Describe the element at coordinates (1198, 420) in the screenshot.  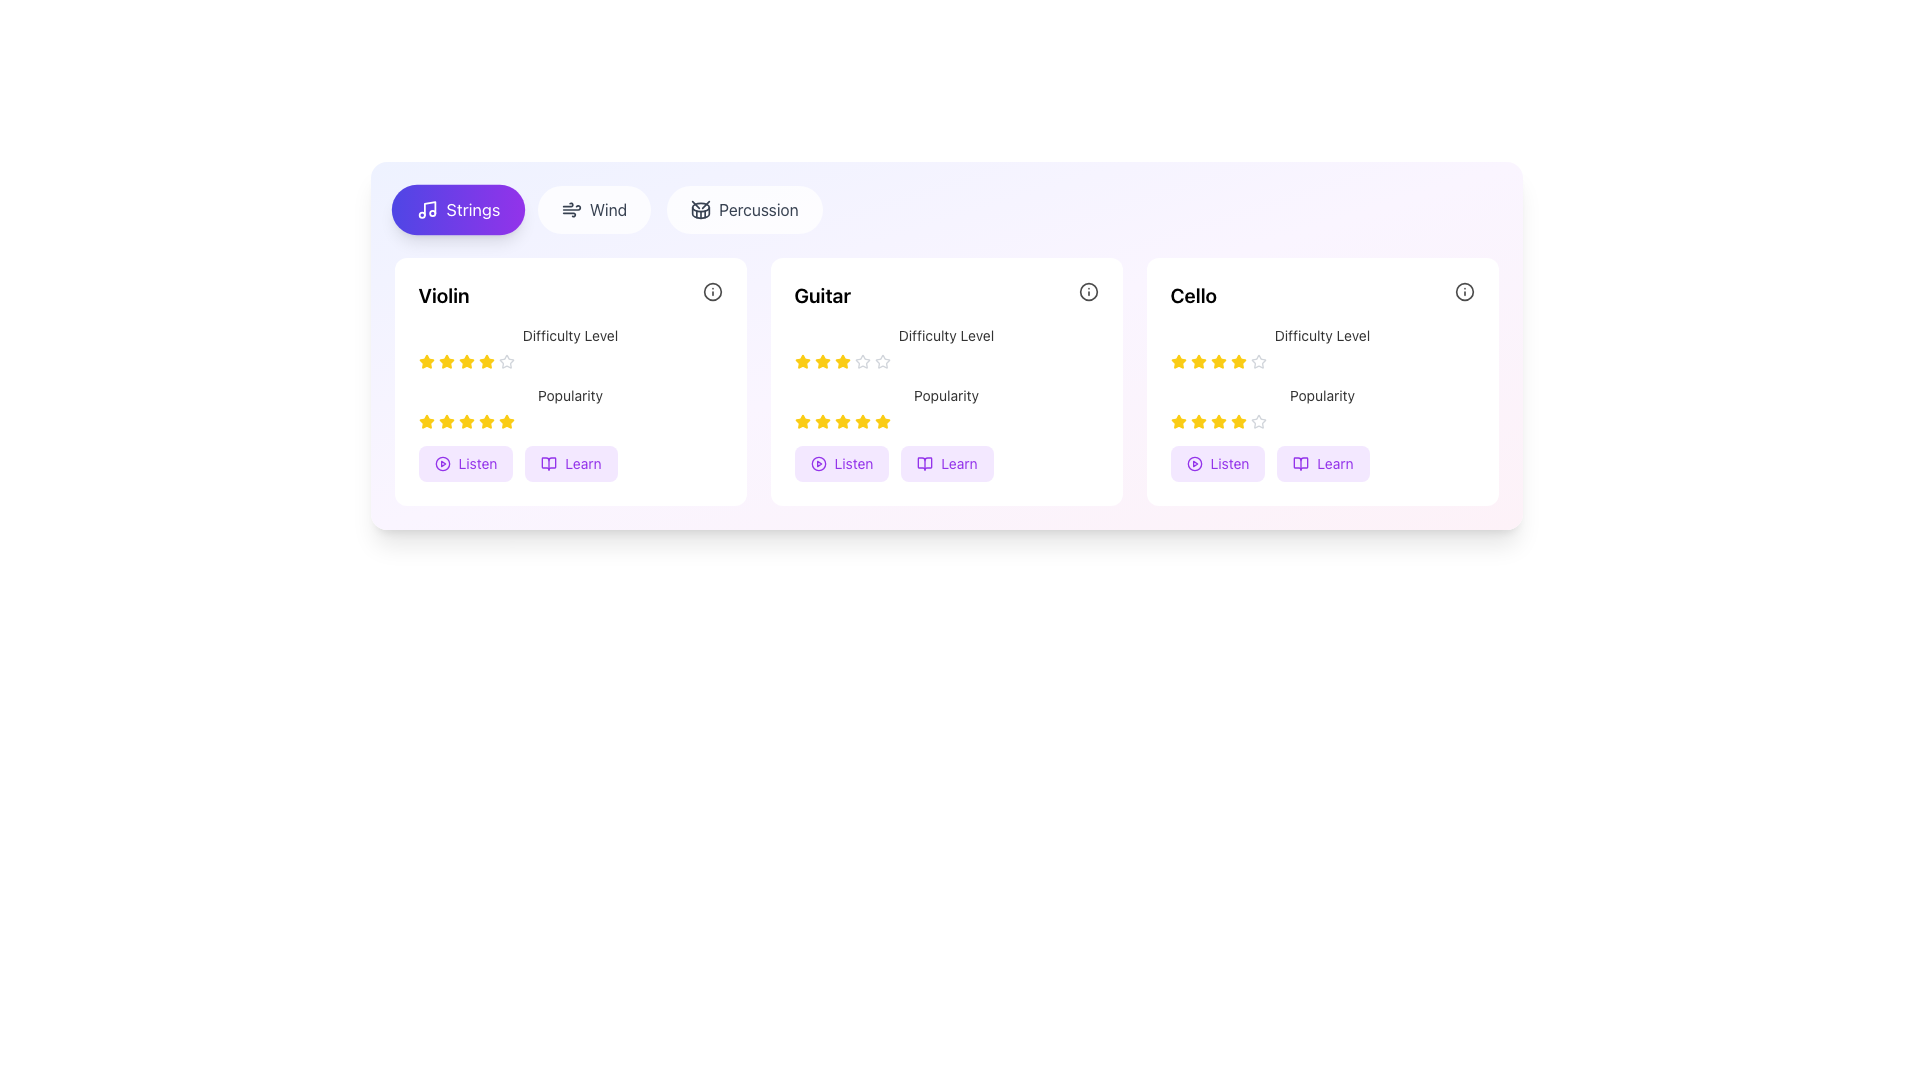
I see `the first star icon from the left in the second row of stars on the 'Cello' card` at that location.